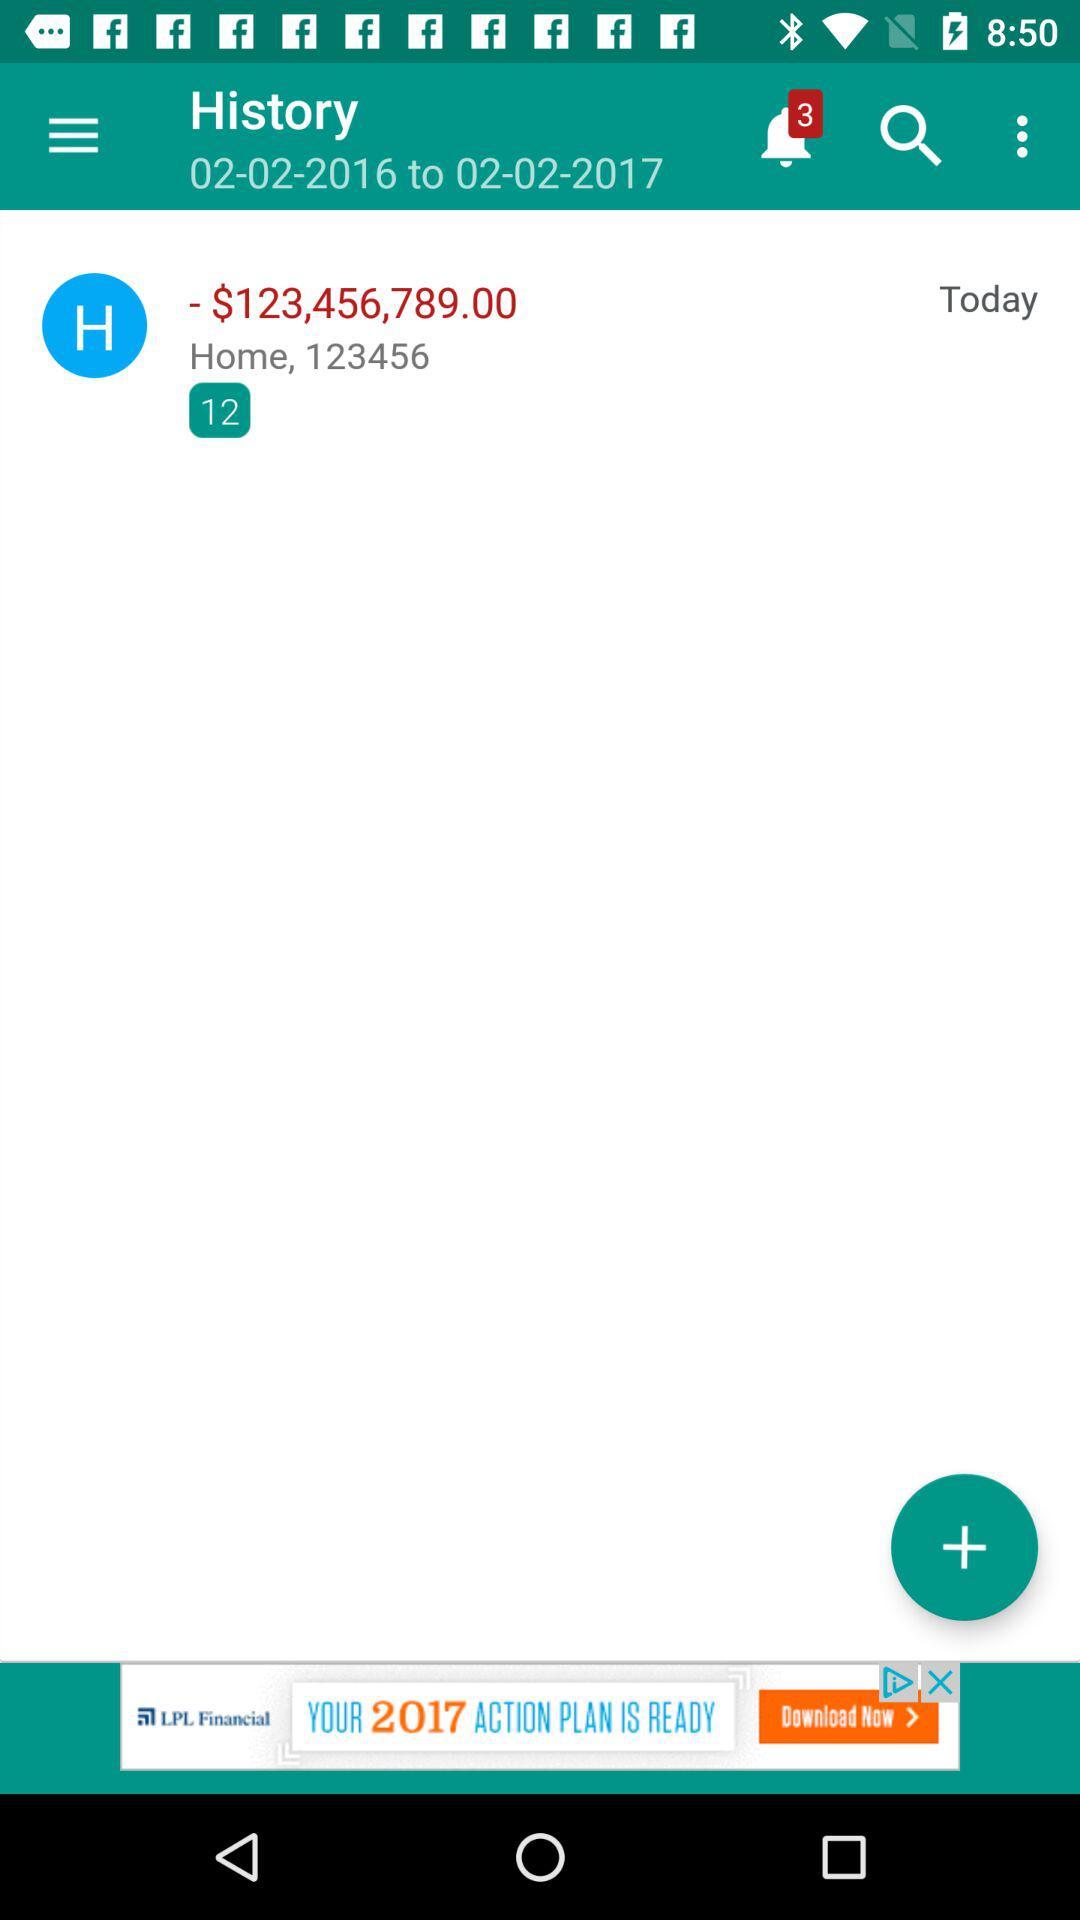  Describe the element at coordinates (963, 1546) in the screenshot. I see `expense entry` at that location.